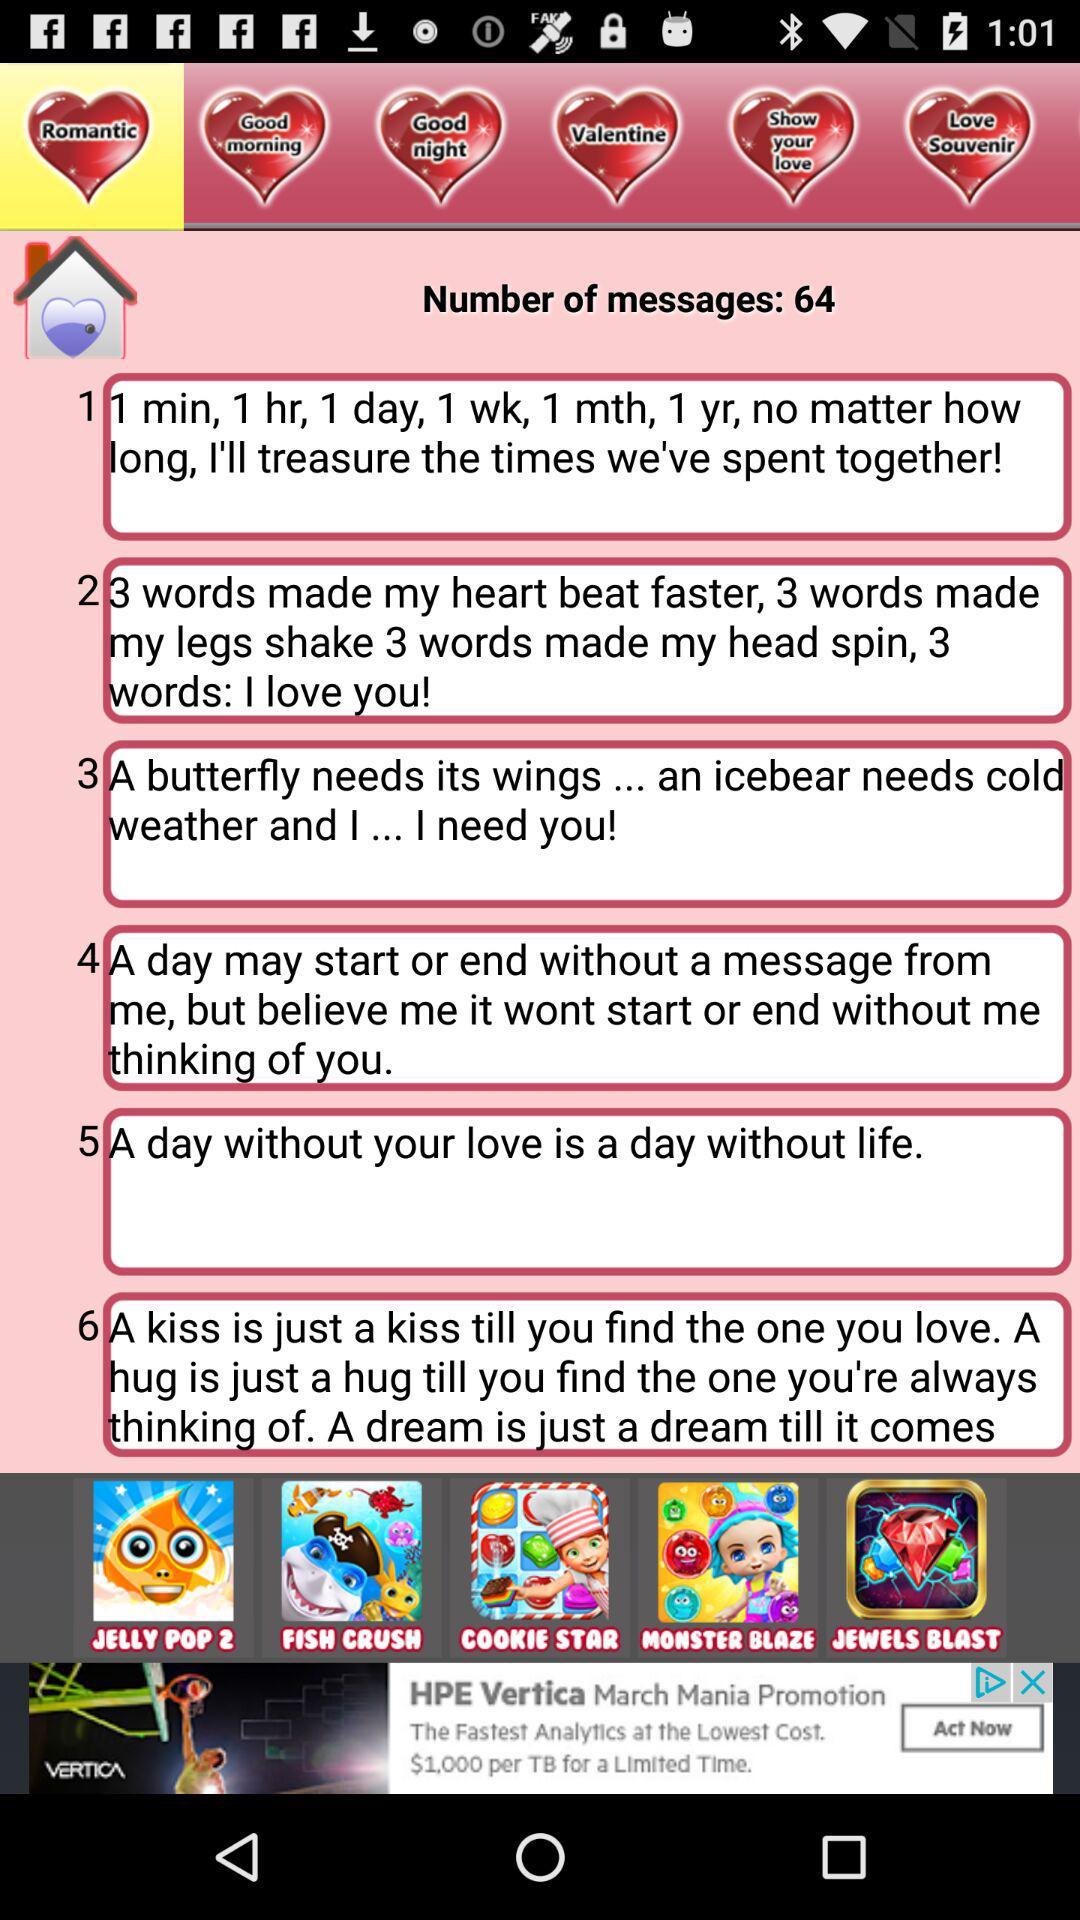 The height and width of the screenshot is (1920, 1080). I want to click on click on advertisement, so click(540, 1566).